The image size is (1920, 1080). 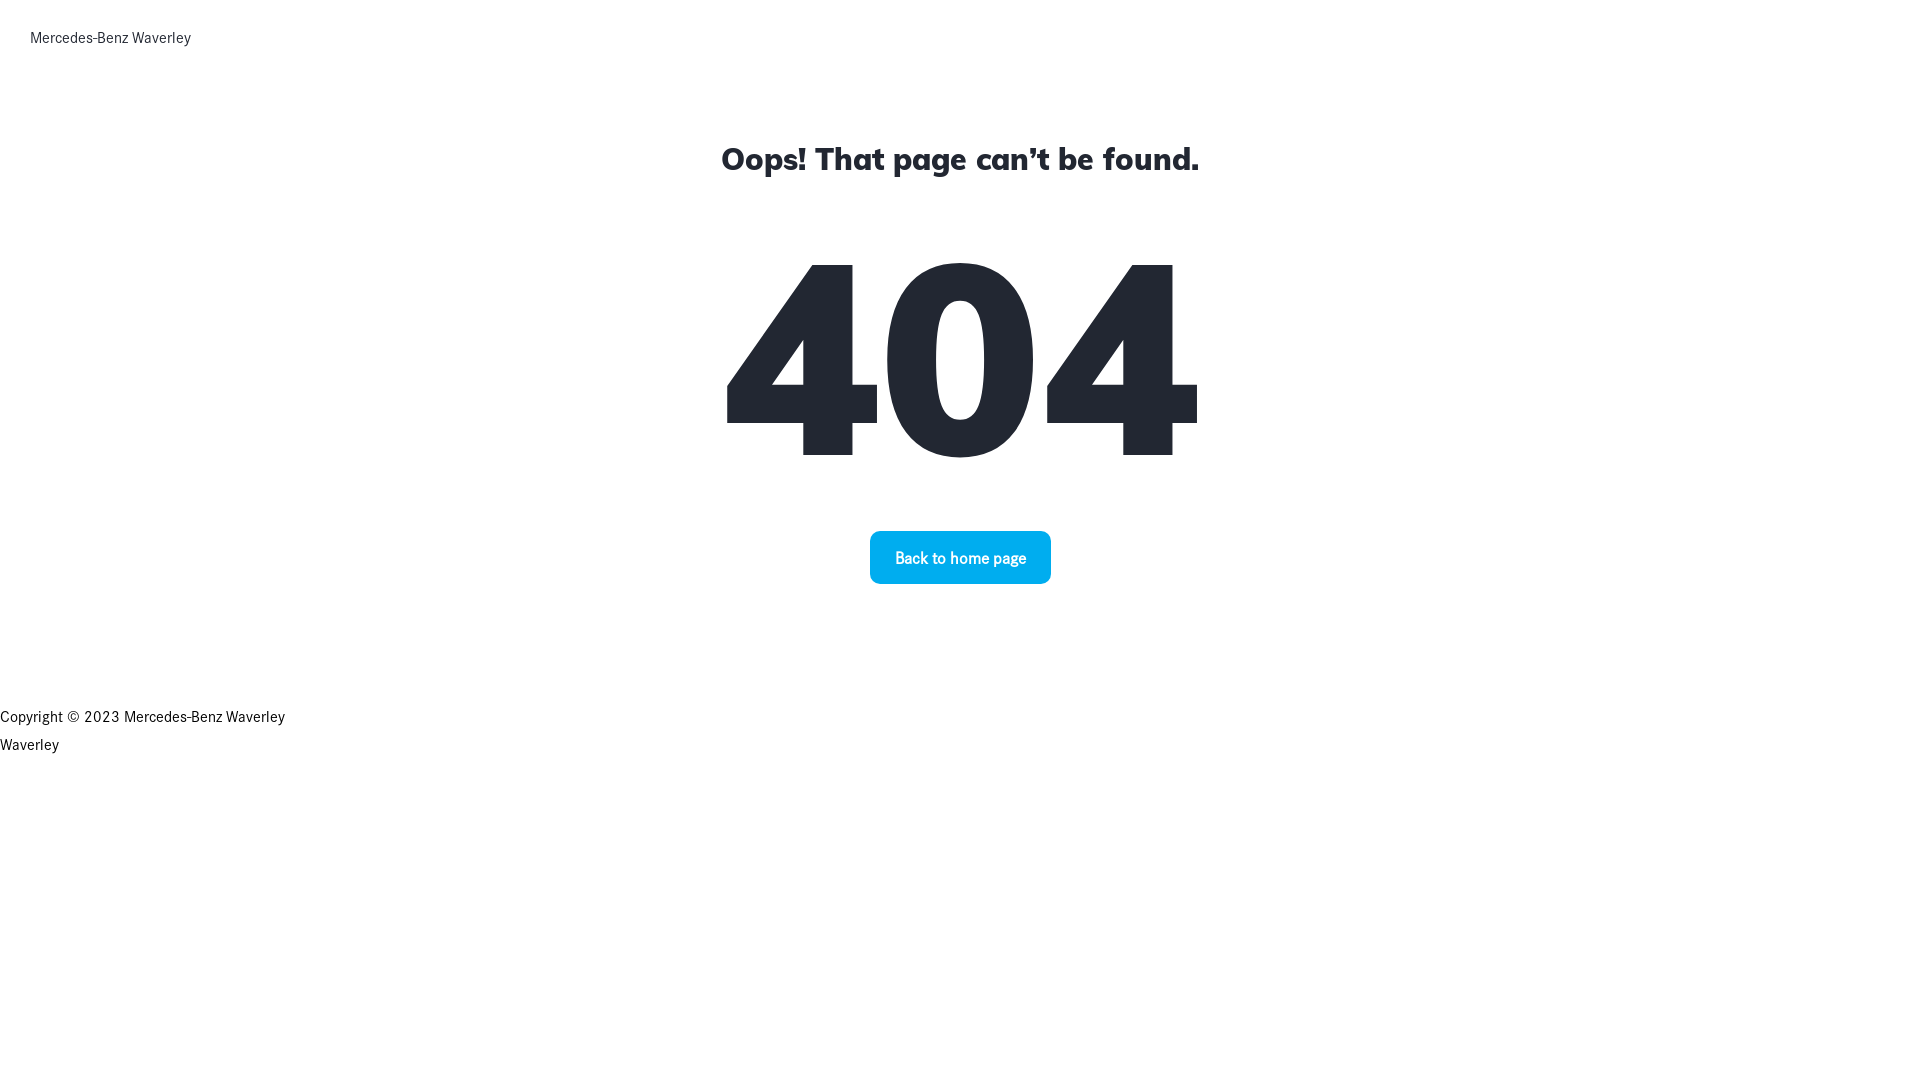 I want to click on 'Back to home page', so click(x=960, y=557).